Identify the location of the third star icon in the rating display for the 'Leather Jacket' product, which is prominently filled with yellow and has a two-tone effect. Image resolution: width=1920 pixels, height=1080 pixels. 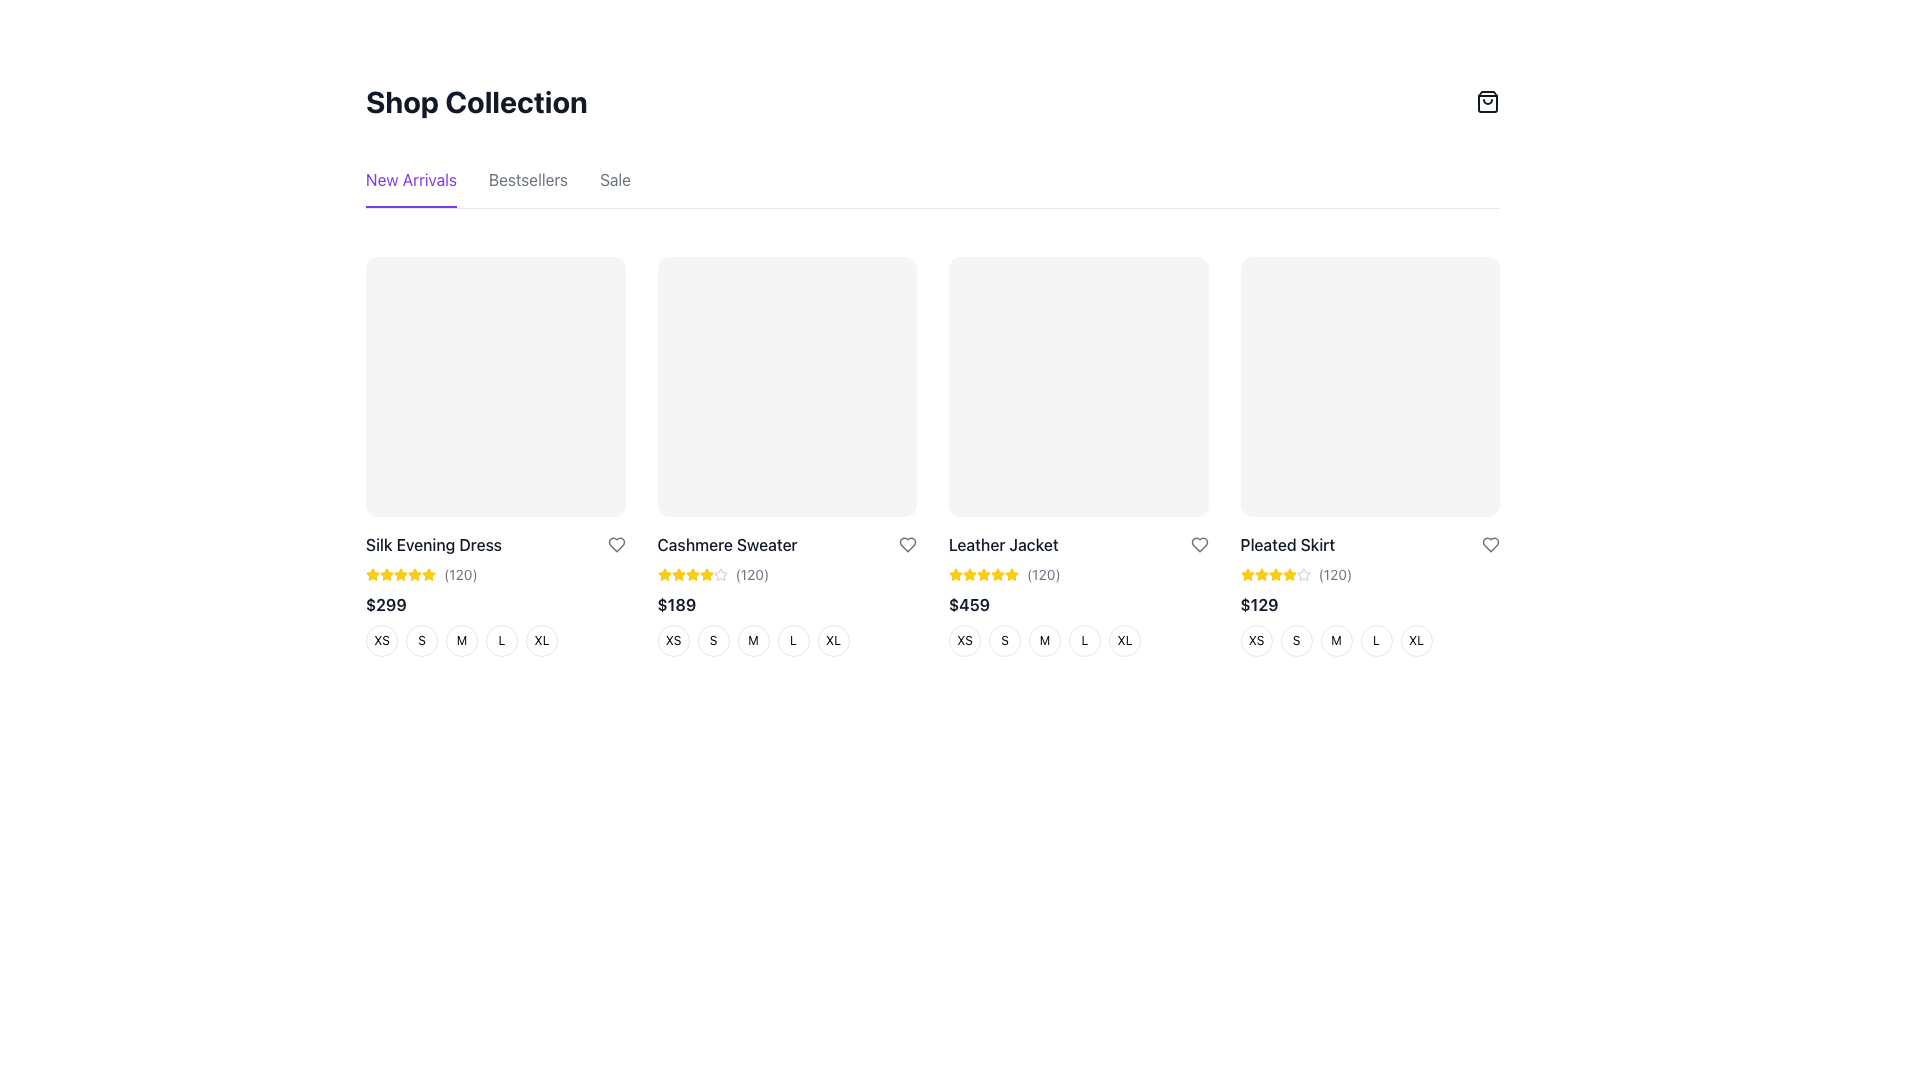
(983, 574).